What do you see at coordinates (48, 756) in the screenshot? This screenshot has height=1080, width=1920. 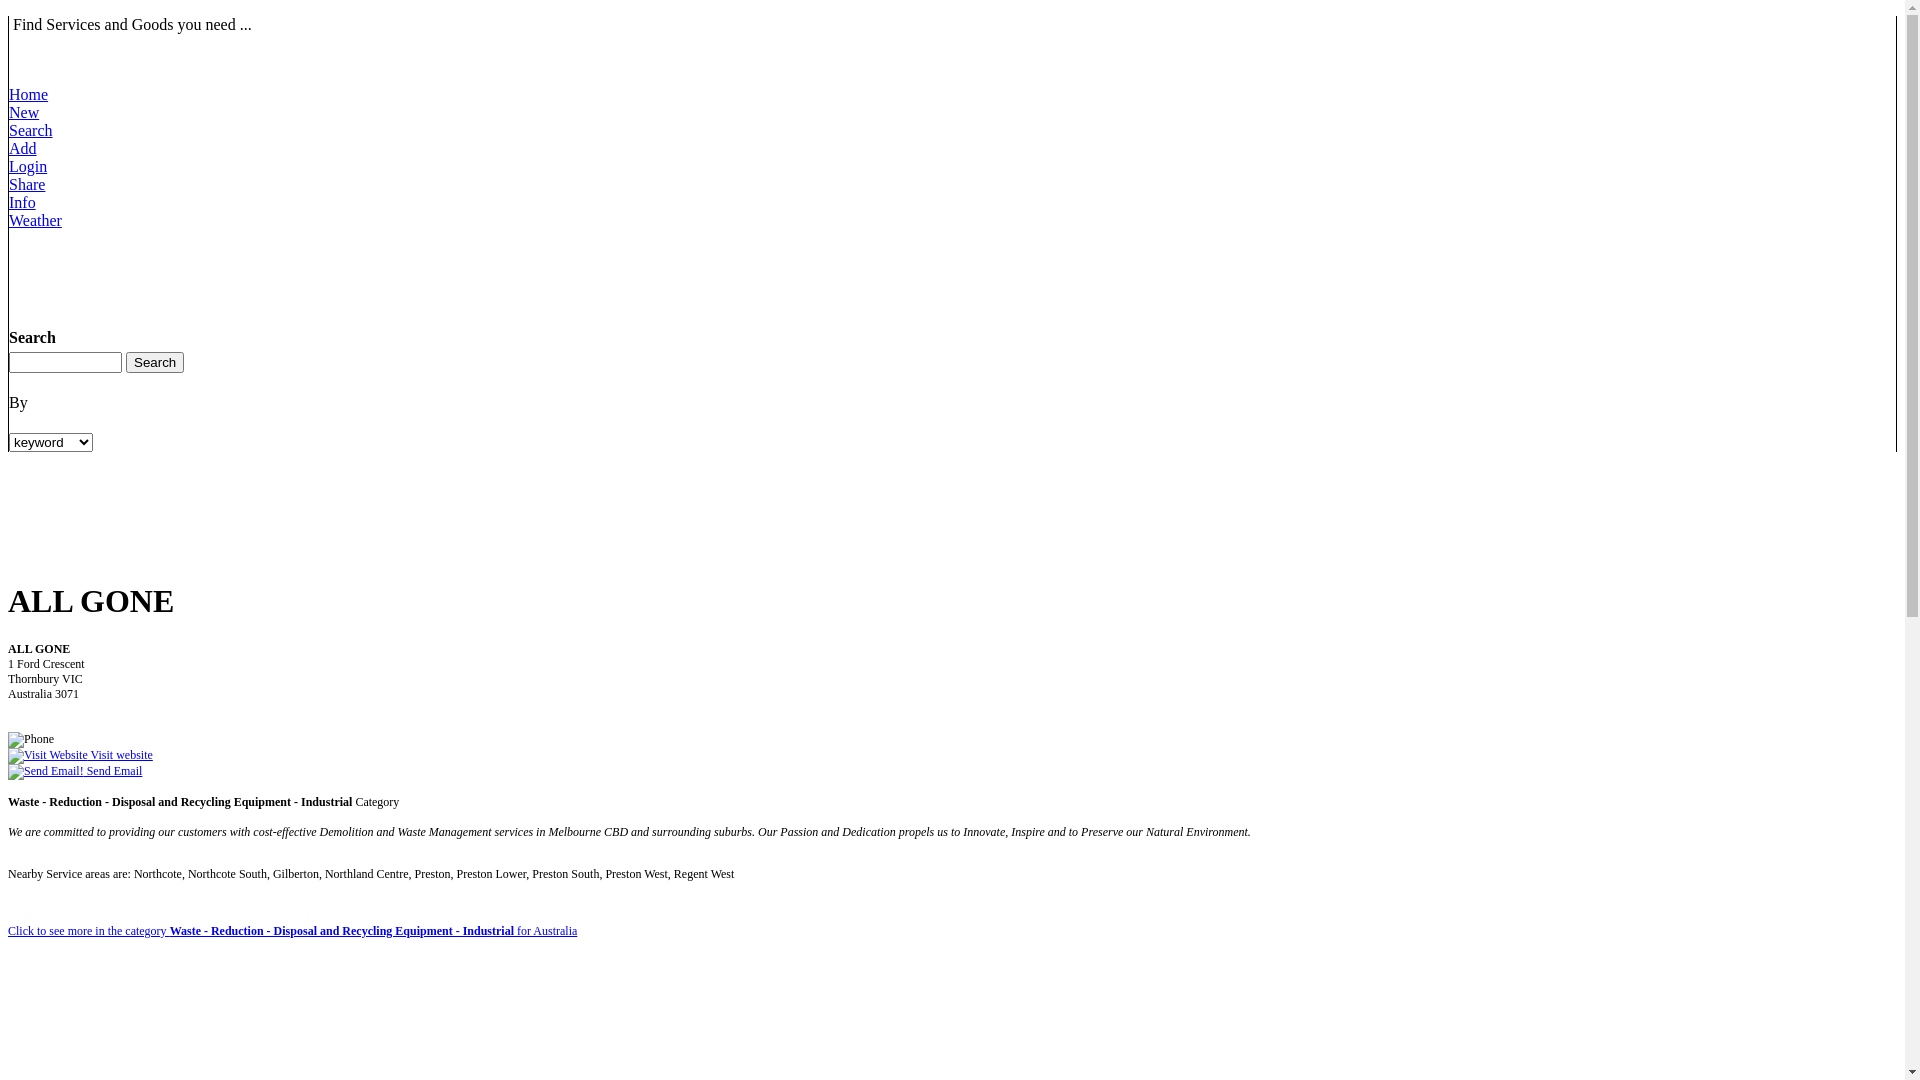 I see `'Visit Website'` at bounding box center [48, 756].